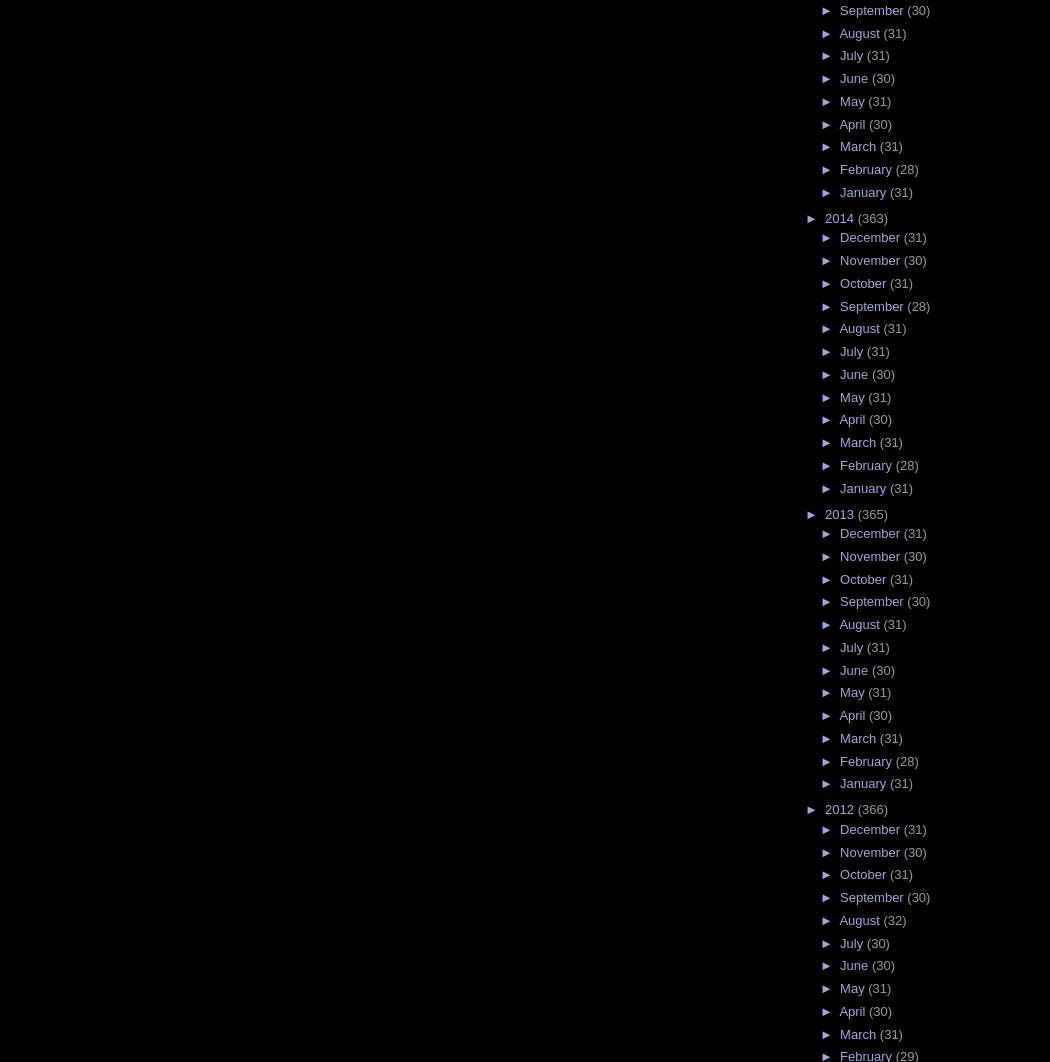 The image size is (1050, 1062). What do you see at coordinates (841, 512) in the screenshot?
I see `'2013'` at bounding box center [841, 512].